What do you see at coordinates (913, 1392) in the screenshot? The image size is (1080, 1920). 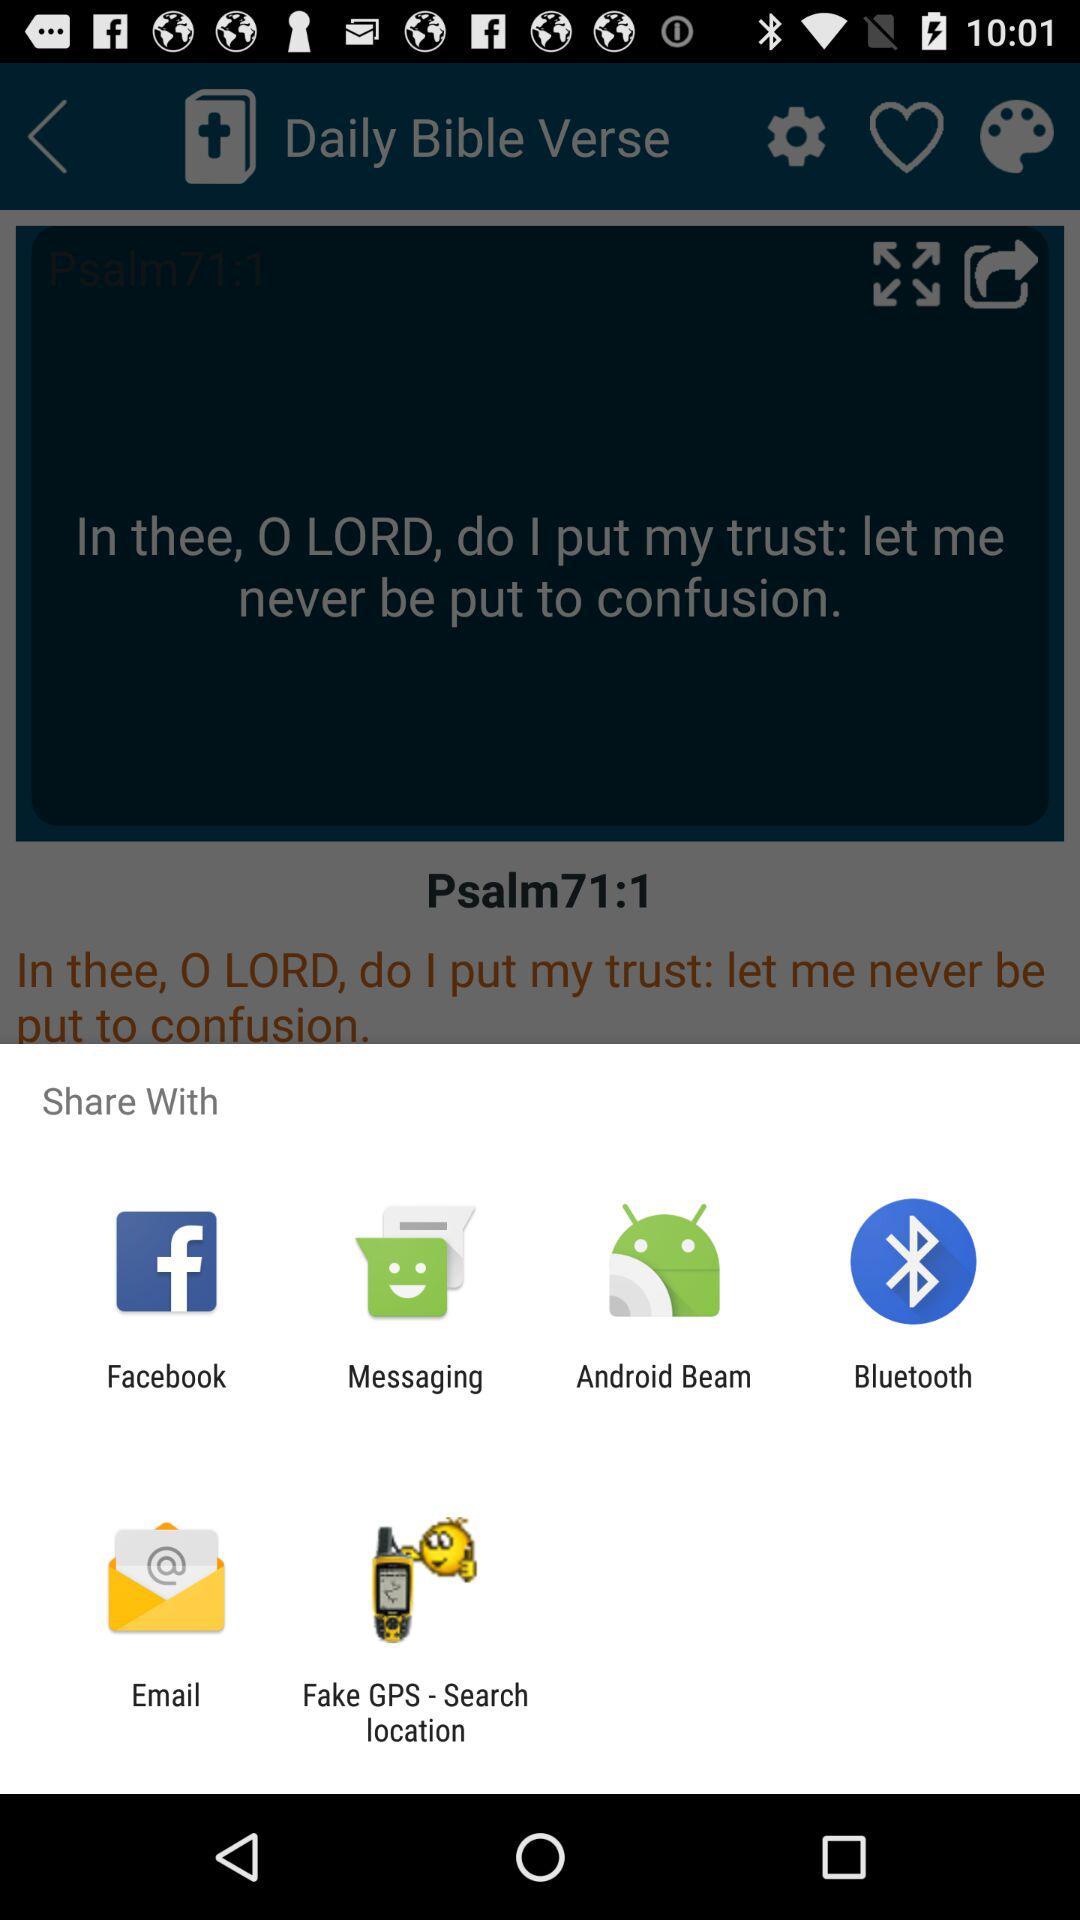 I see `the icon at the bottom right corner` at bounding box center [913, 1392].